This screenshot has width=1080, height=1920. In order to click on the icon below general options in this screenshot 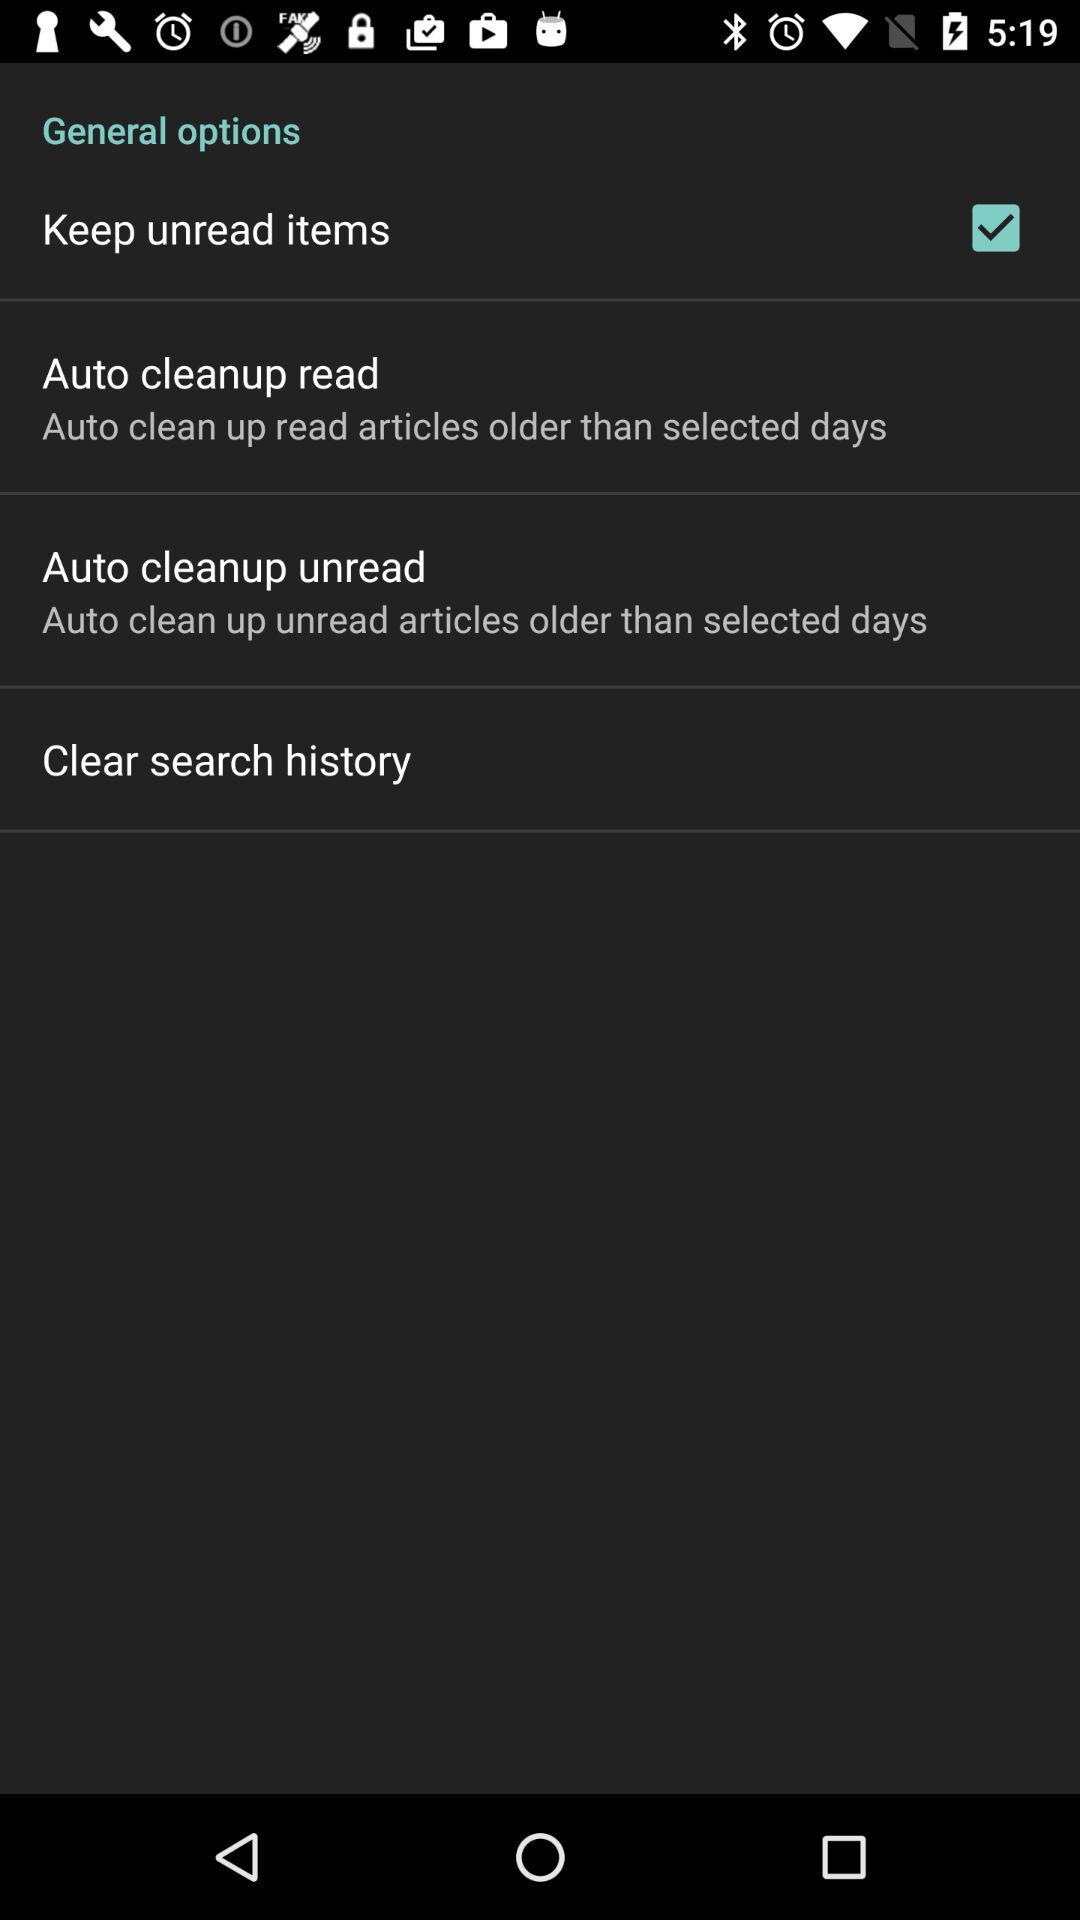, I will do `click(995, 227)`.